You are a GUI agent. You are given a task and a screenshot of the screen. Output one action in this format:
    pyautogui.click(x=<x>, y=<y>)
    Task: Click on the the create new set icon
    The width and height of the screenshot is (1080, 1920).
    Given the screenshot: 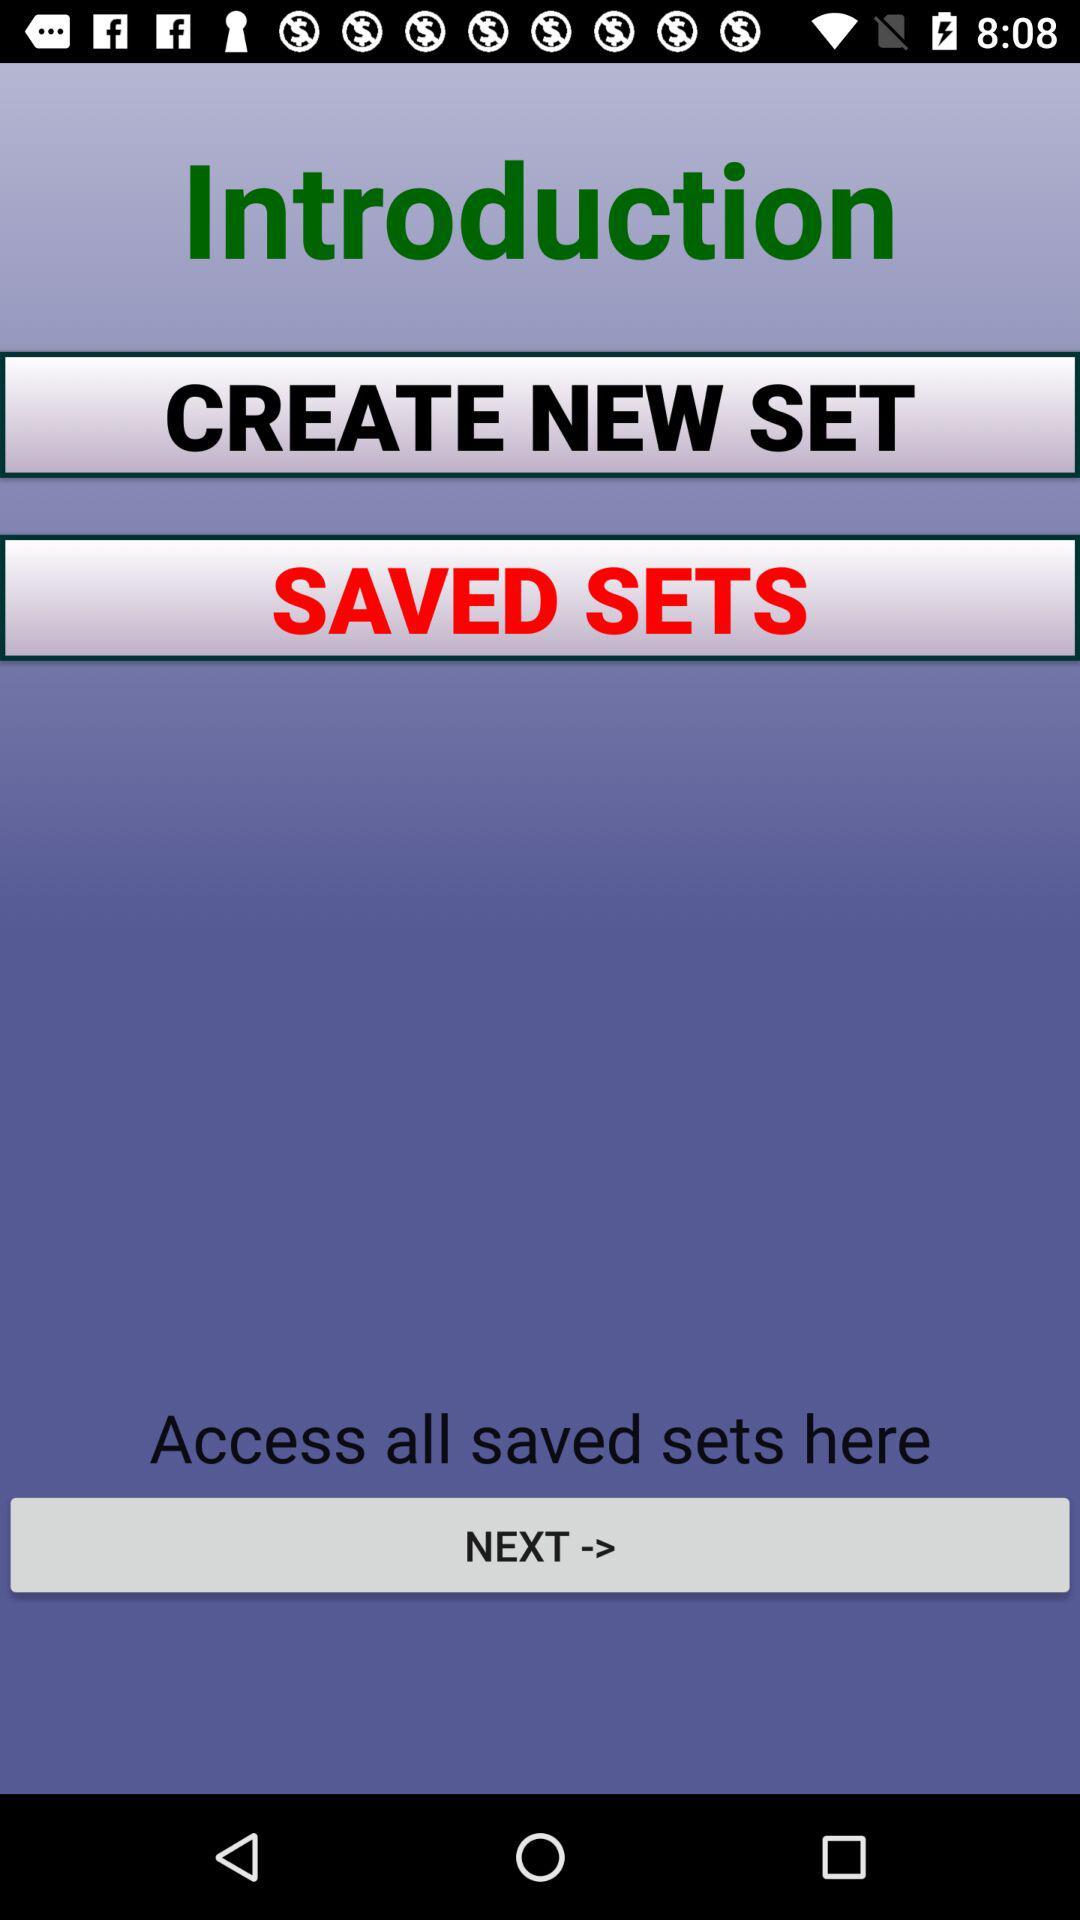 What is the action you would take?
    pyautogui.click(x=540, y=413)
    